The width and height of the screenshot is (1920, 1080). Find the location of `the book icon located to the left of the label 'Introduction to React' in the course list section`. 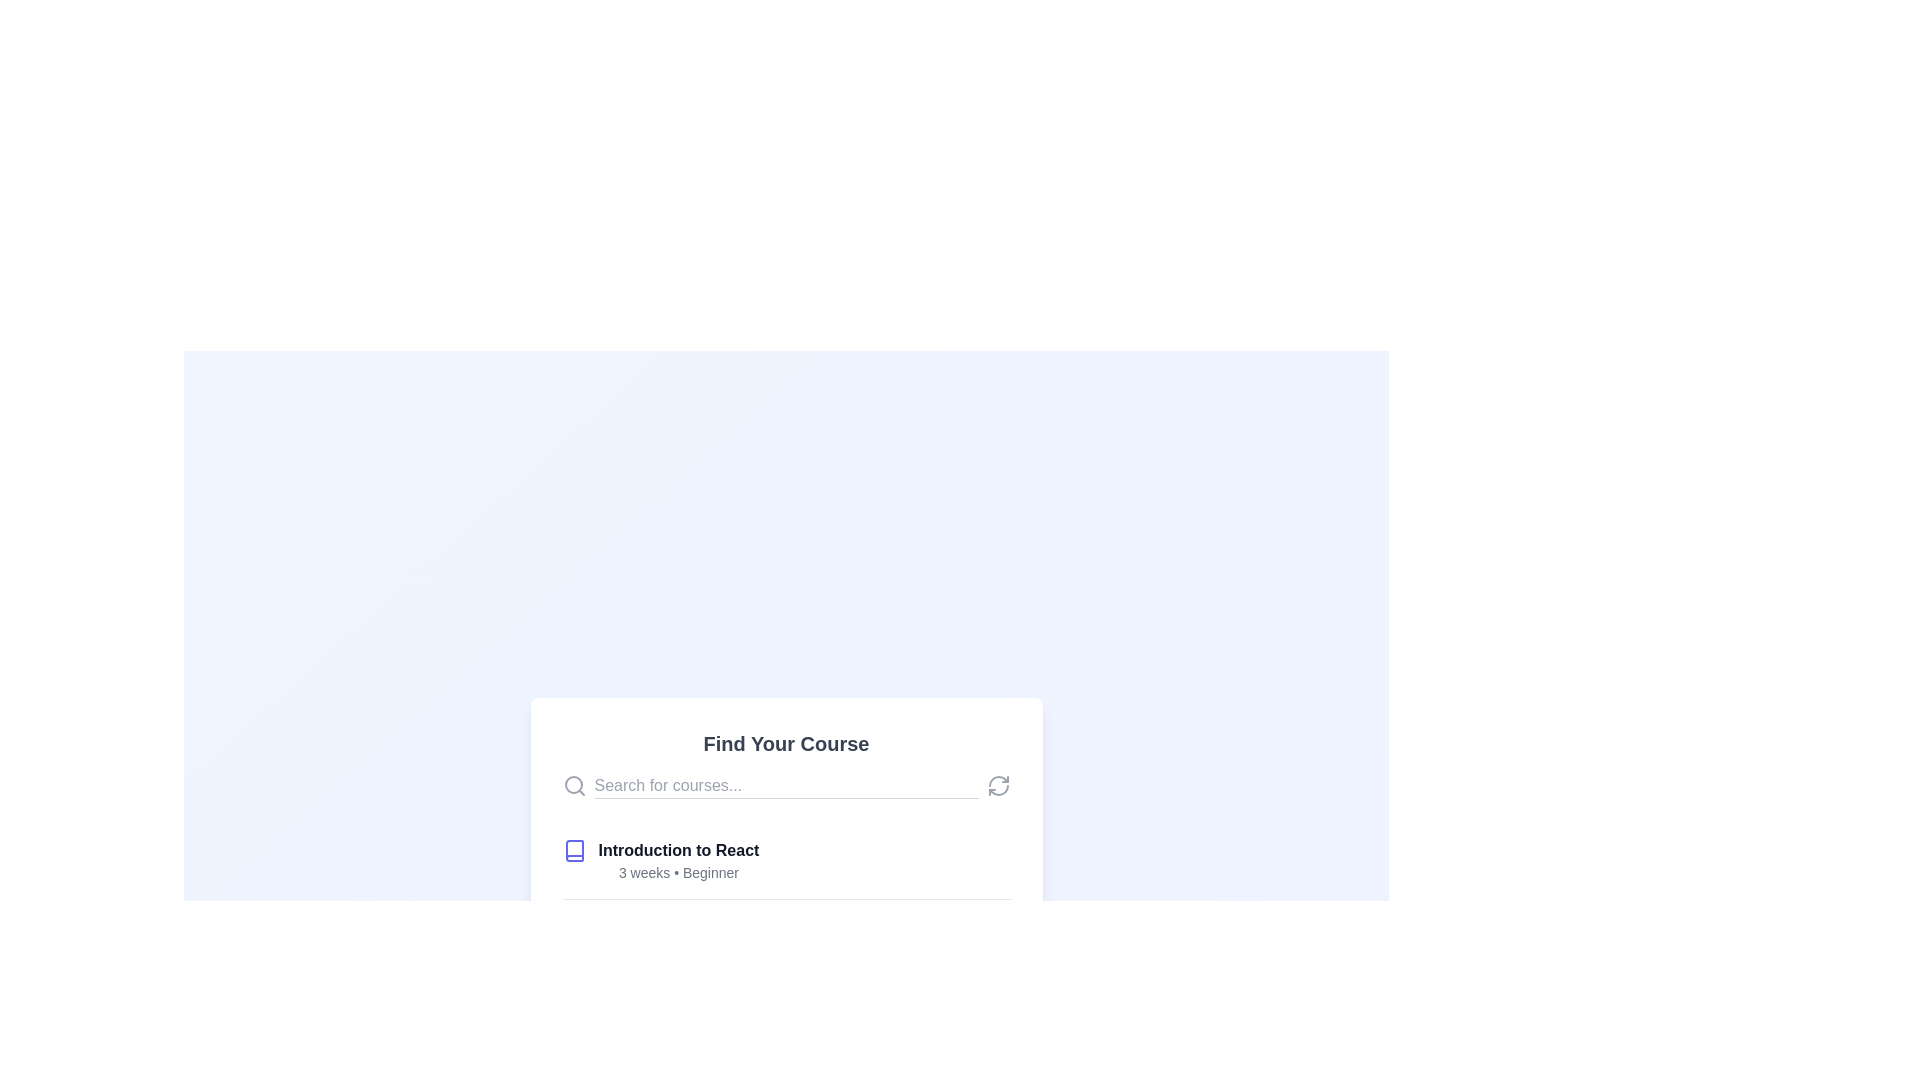

the book icon located to the left of the label 'Introduction to React' in the course list section is located at coordinates (573, 850).